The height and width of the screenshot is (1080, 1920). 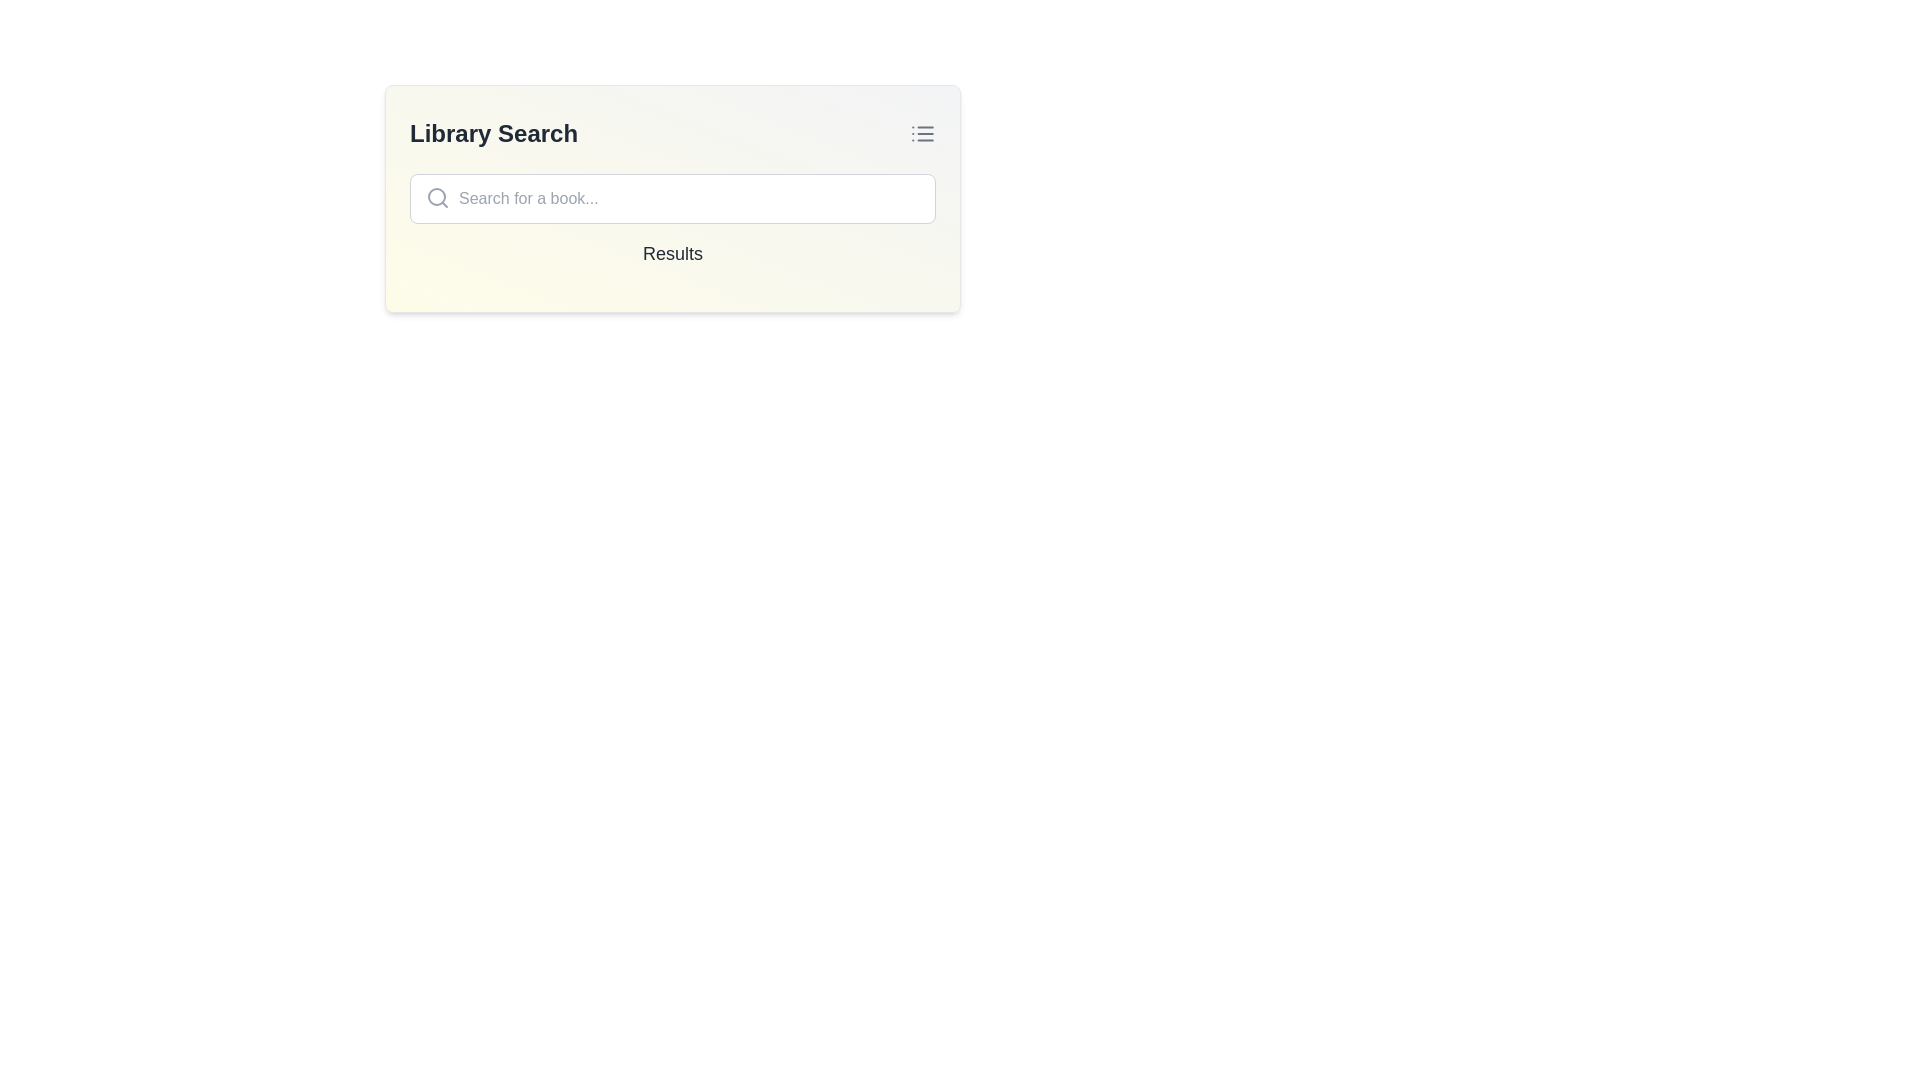 What do you see at coordinates (672, 253) in the screenshot?
I see `the 'Results' text label, which is a bold, dark gray label located within the 'Library Search' box, just below the search input field` at bounding box center [672, 253].